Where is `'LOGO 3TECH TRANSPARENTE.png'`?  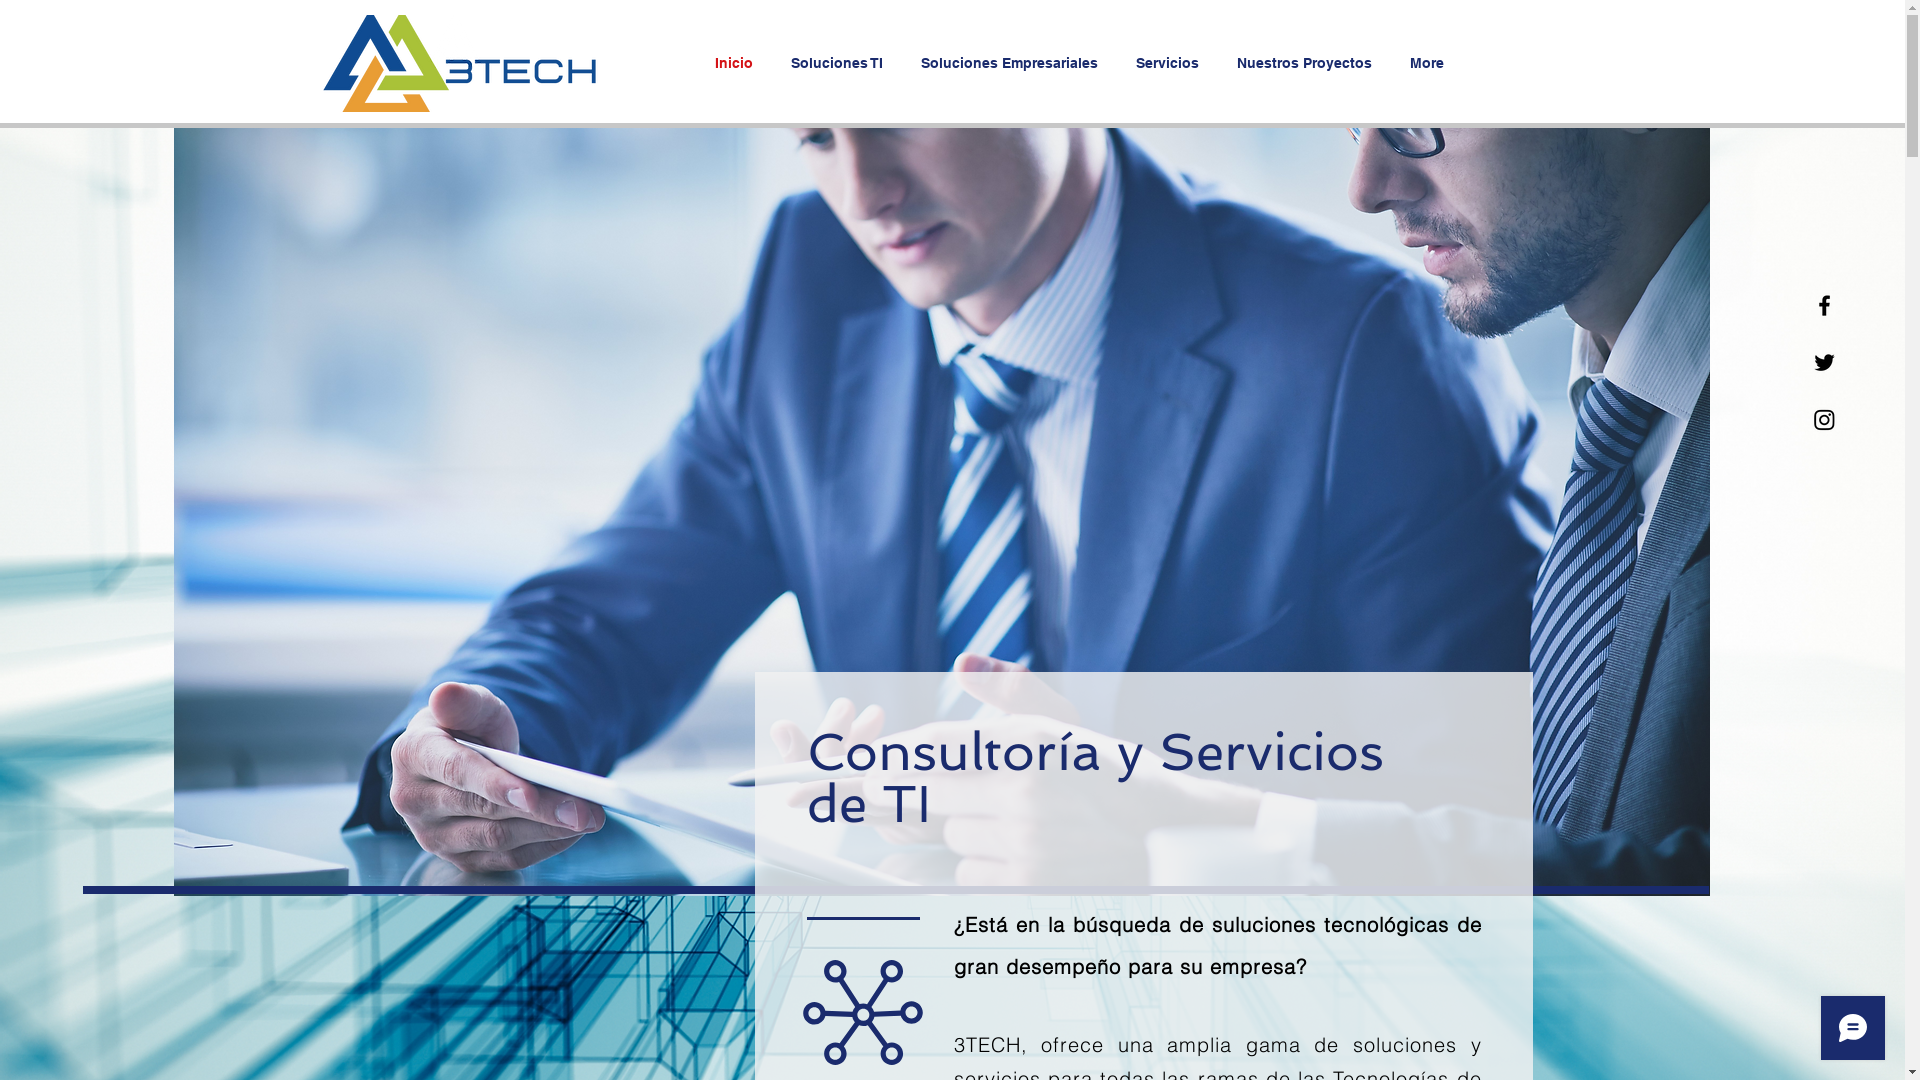 'LOGO 3TECH TRANSPARENTE.png' is located at coordinates (454, 62).